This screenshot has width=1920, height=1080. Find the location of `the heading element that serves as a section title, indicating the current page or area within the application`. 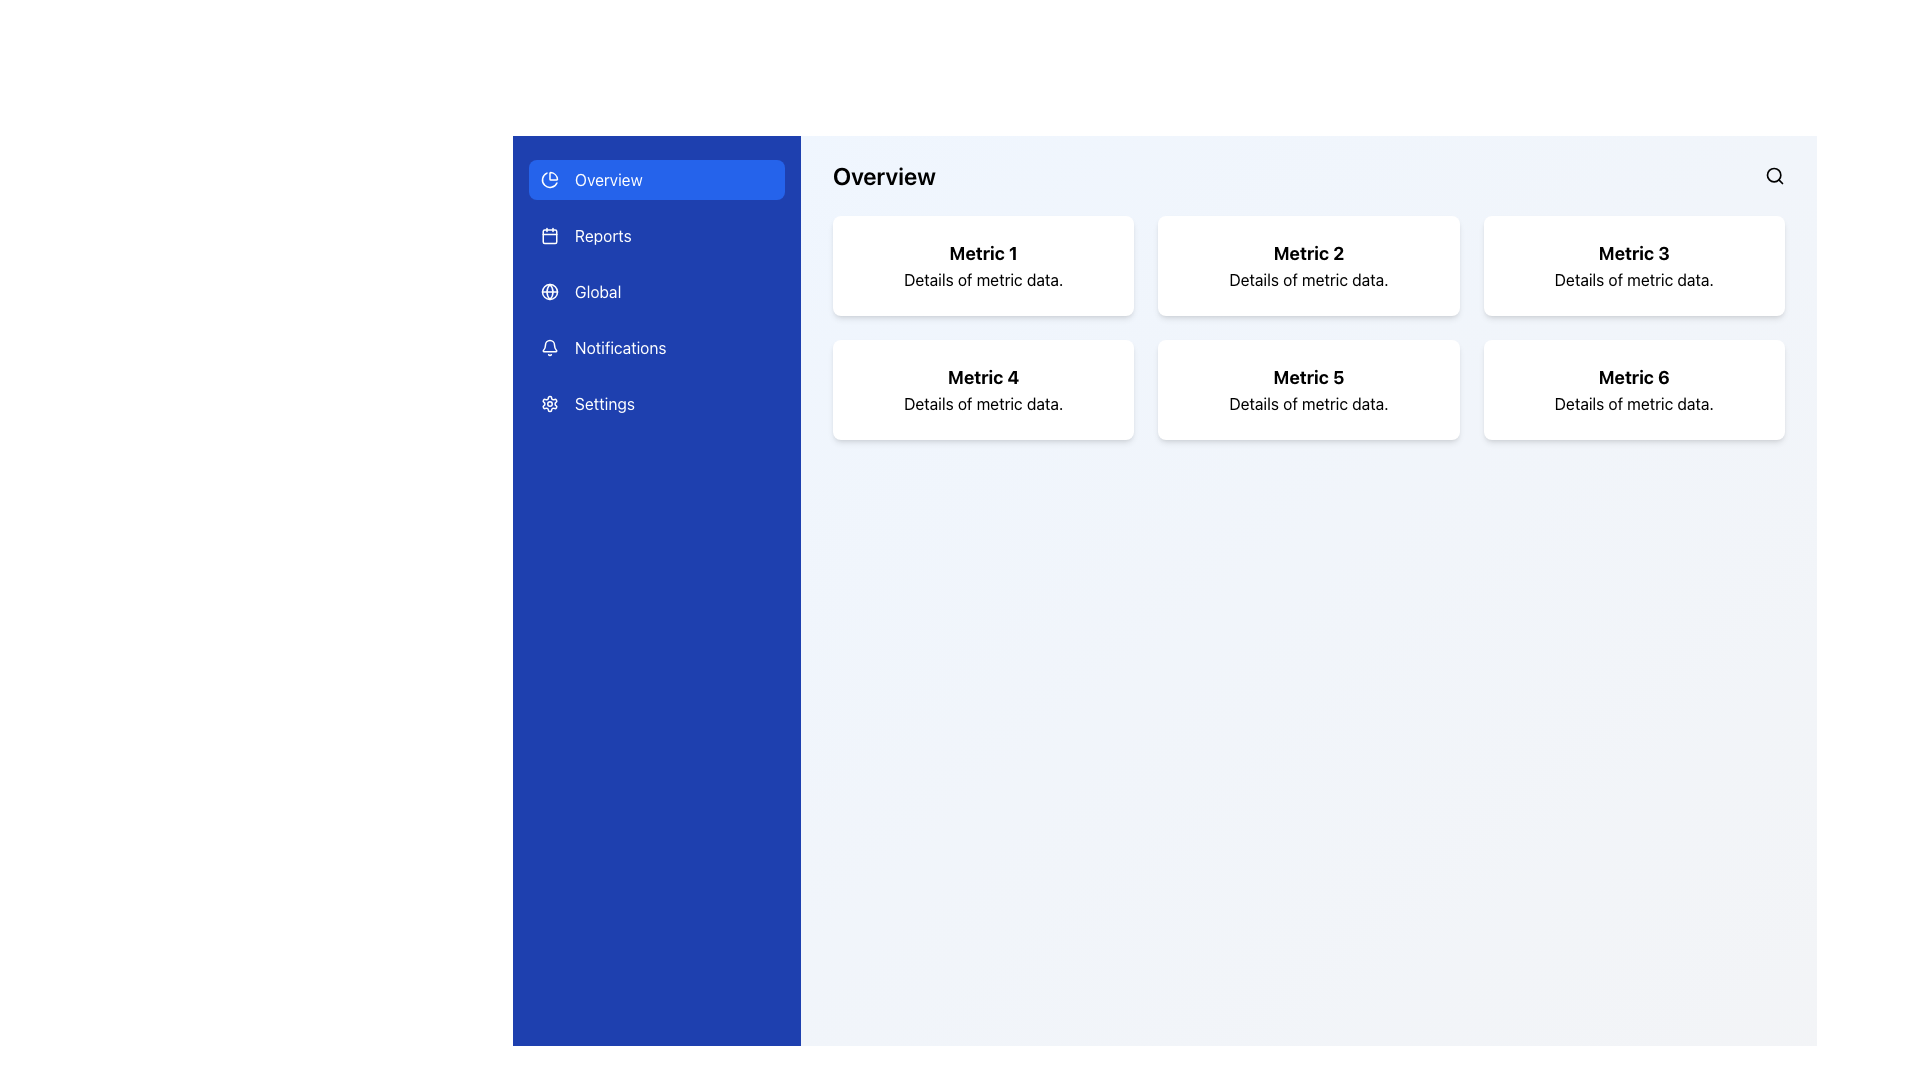

the heading element that serves as a section title, indicating the current page or area within the application is located at coordinates (883, 175).